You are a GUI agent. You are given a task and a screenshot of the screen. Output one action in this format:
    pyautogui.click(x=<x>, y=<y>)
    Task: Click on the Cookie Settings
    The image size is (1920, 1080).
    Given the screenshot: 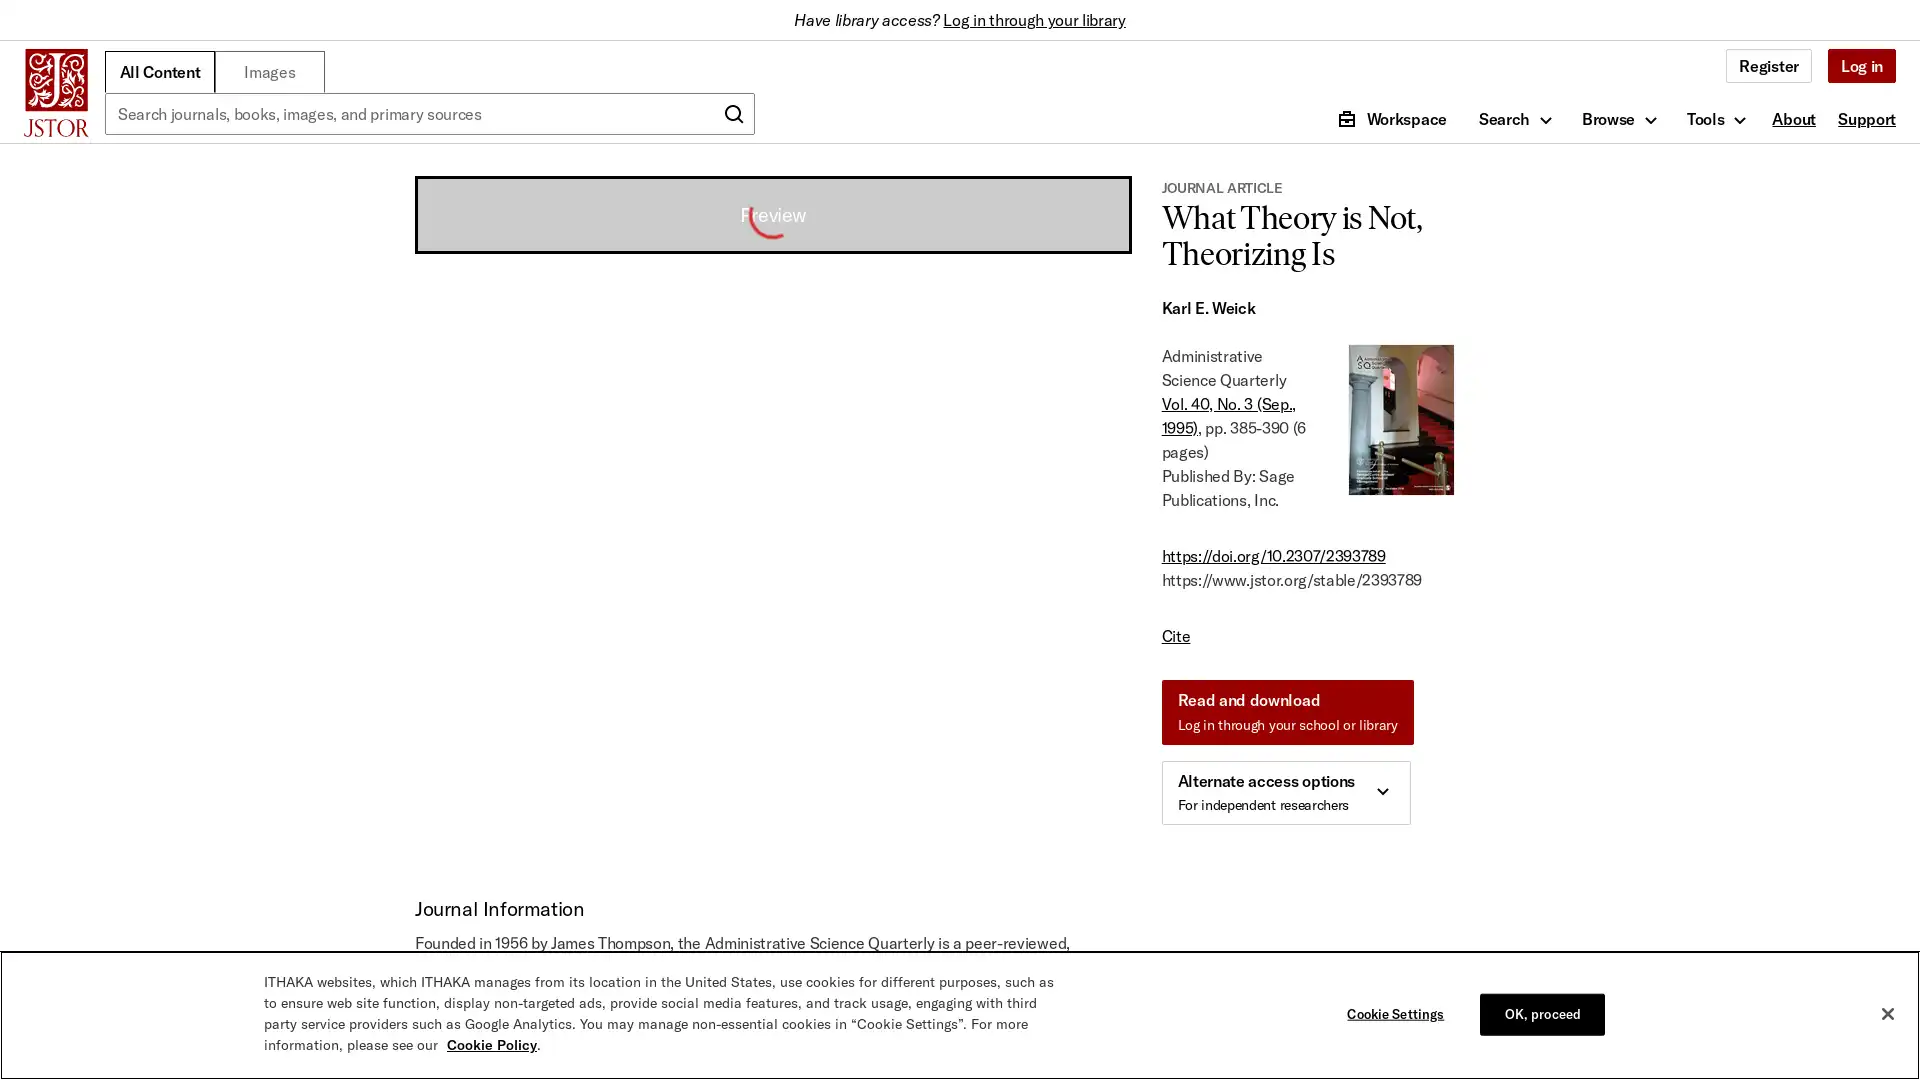 What is the action you would take?
    pyautogui.click(x=1399, y=1014)
    